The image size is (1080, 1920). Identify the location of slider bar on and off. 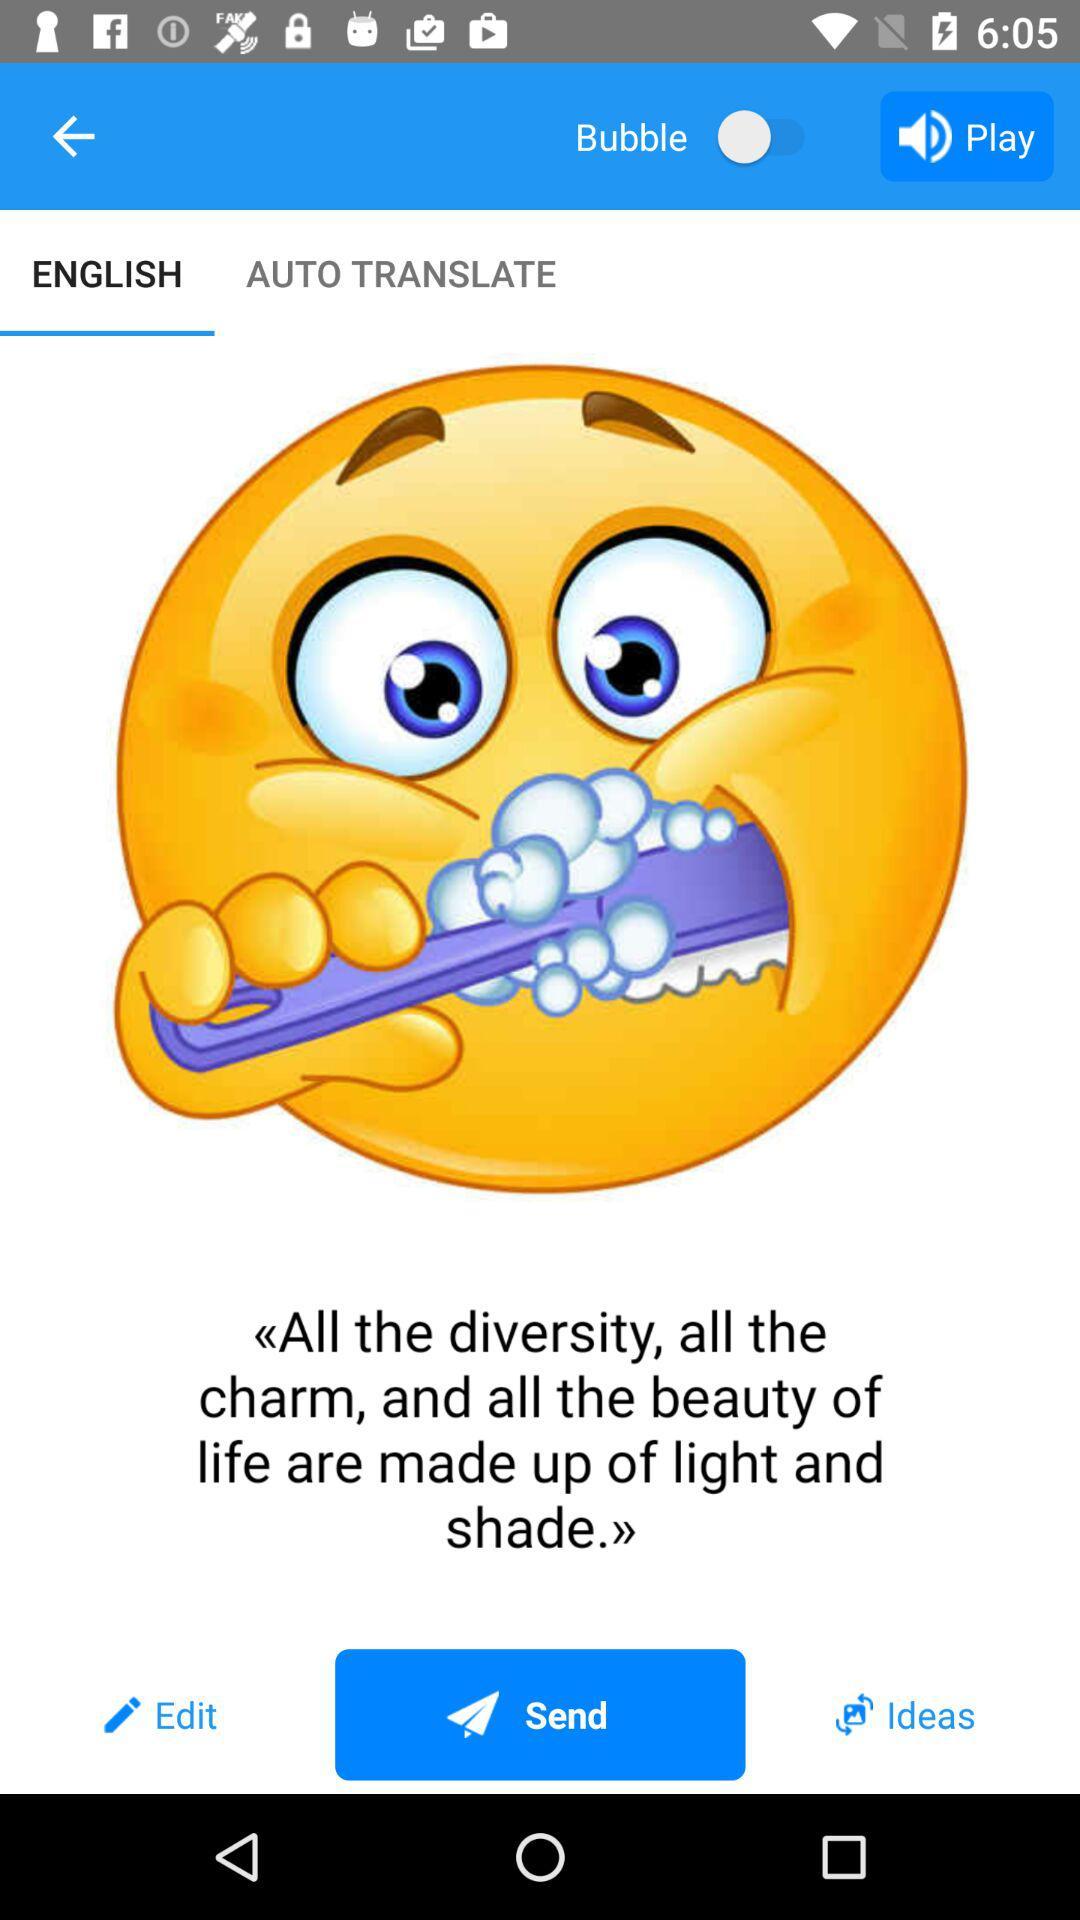
(770, 135).